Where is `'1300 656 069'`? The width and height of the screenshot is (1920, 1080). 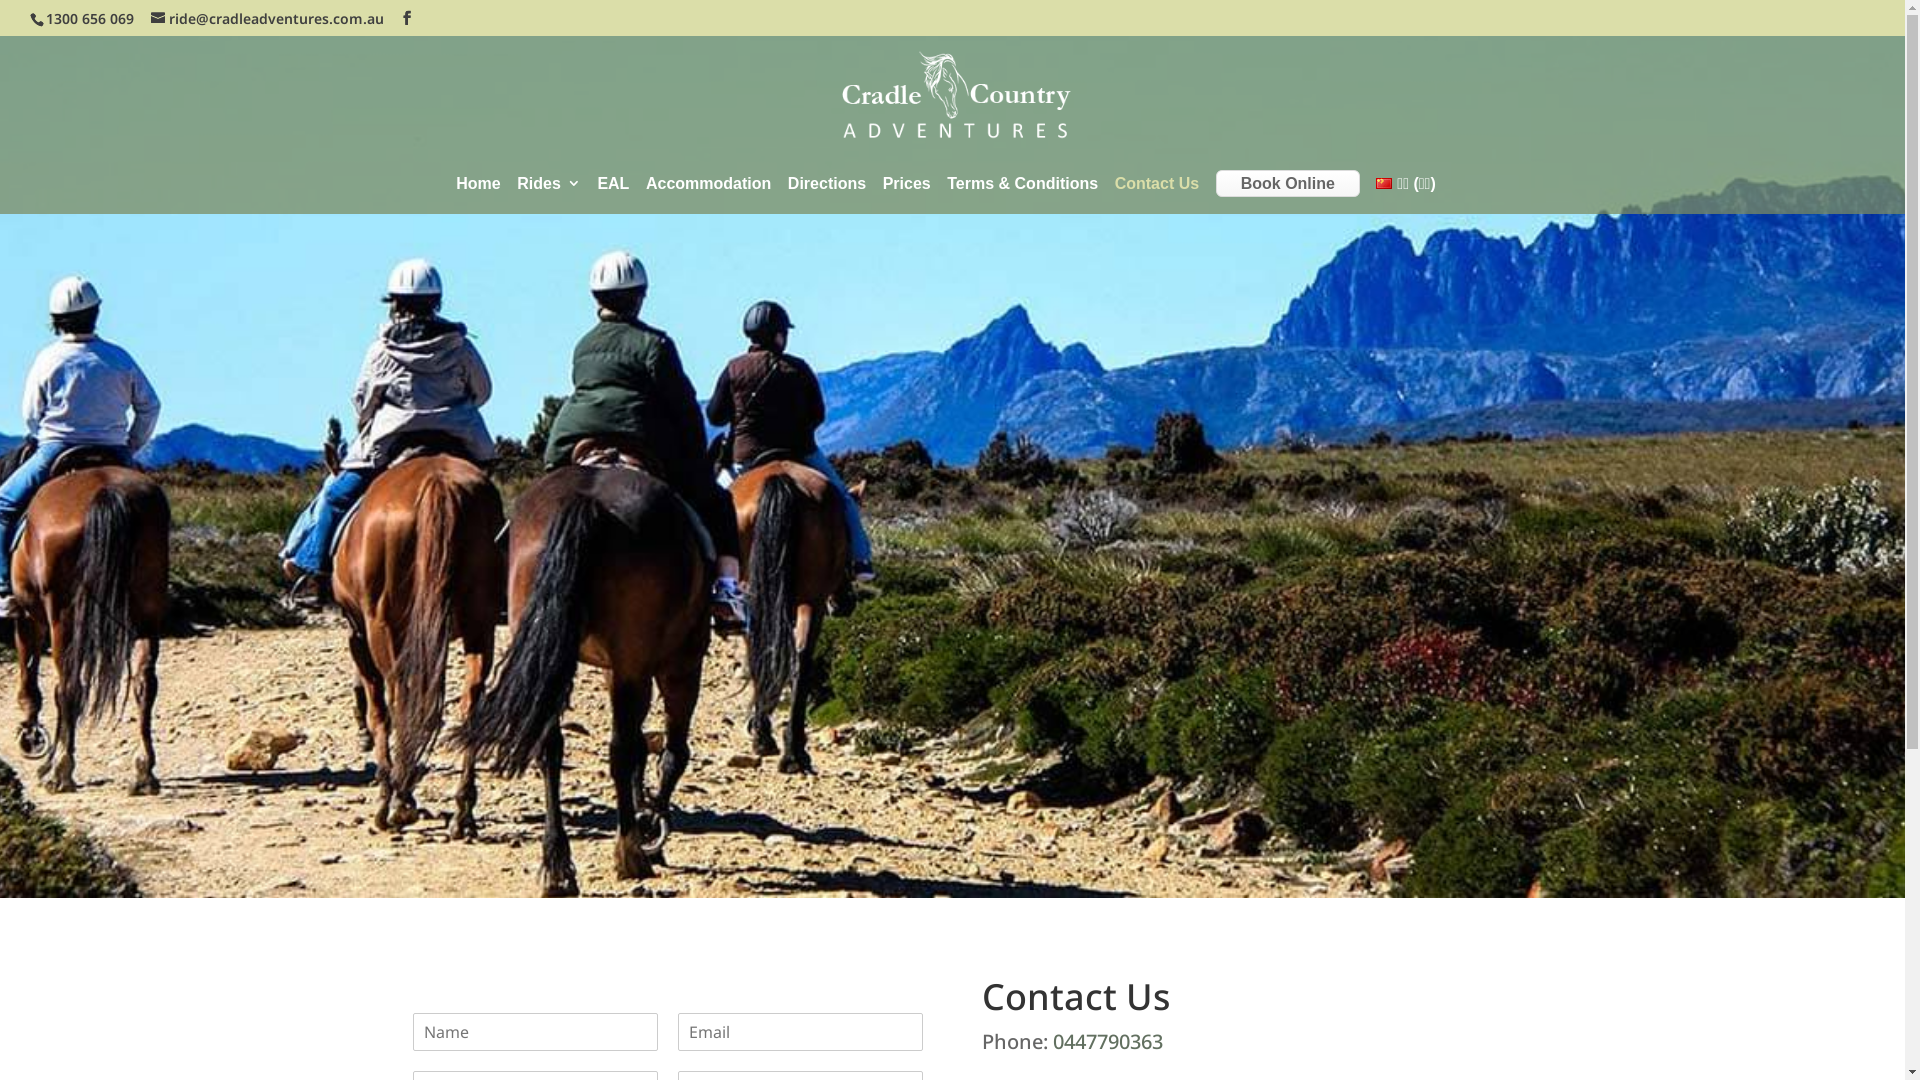
'1300 656 069' is located at coordinates (46, 17).